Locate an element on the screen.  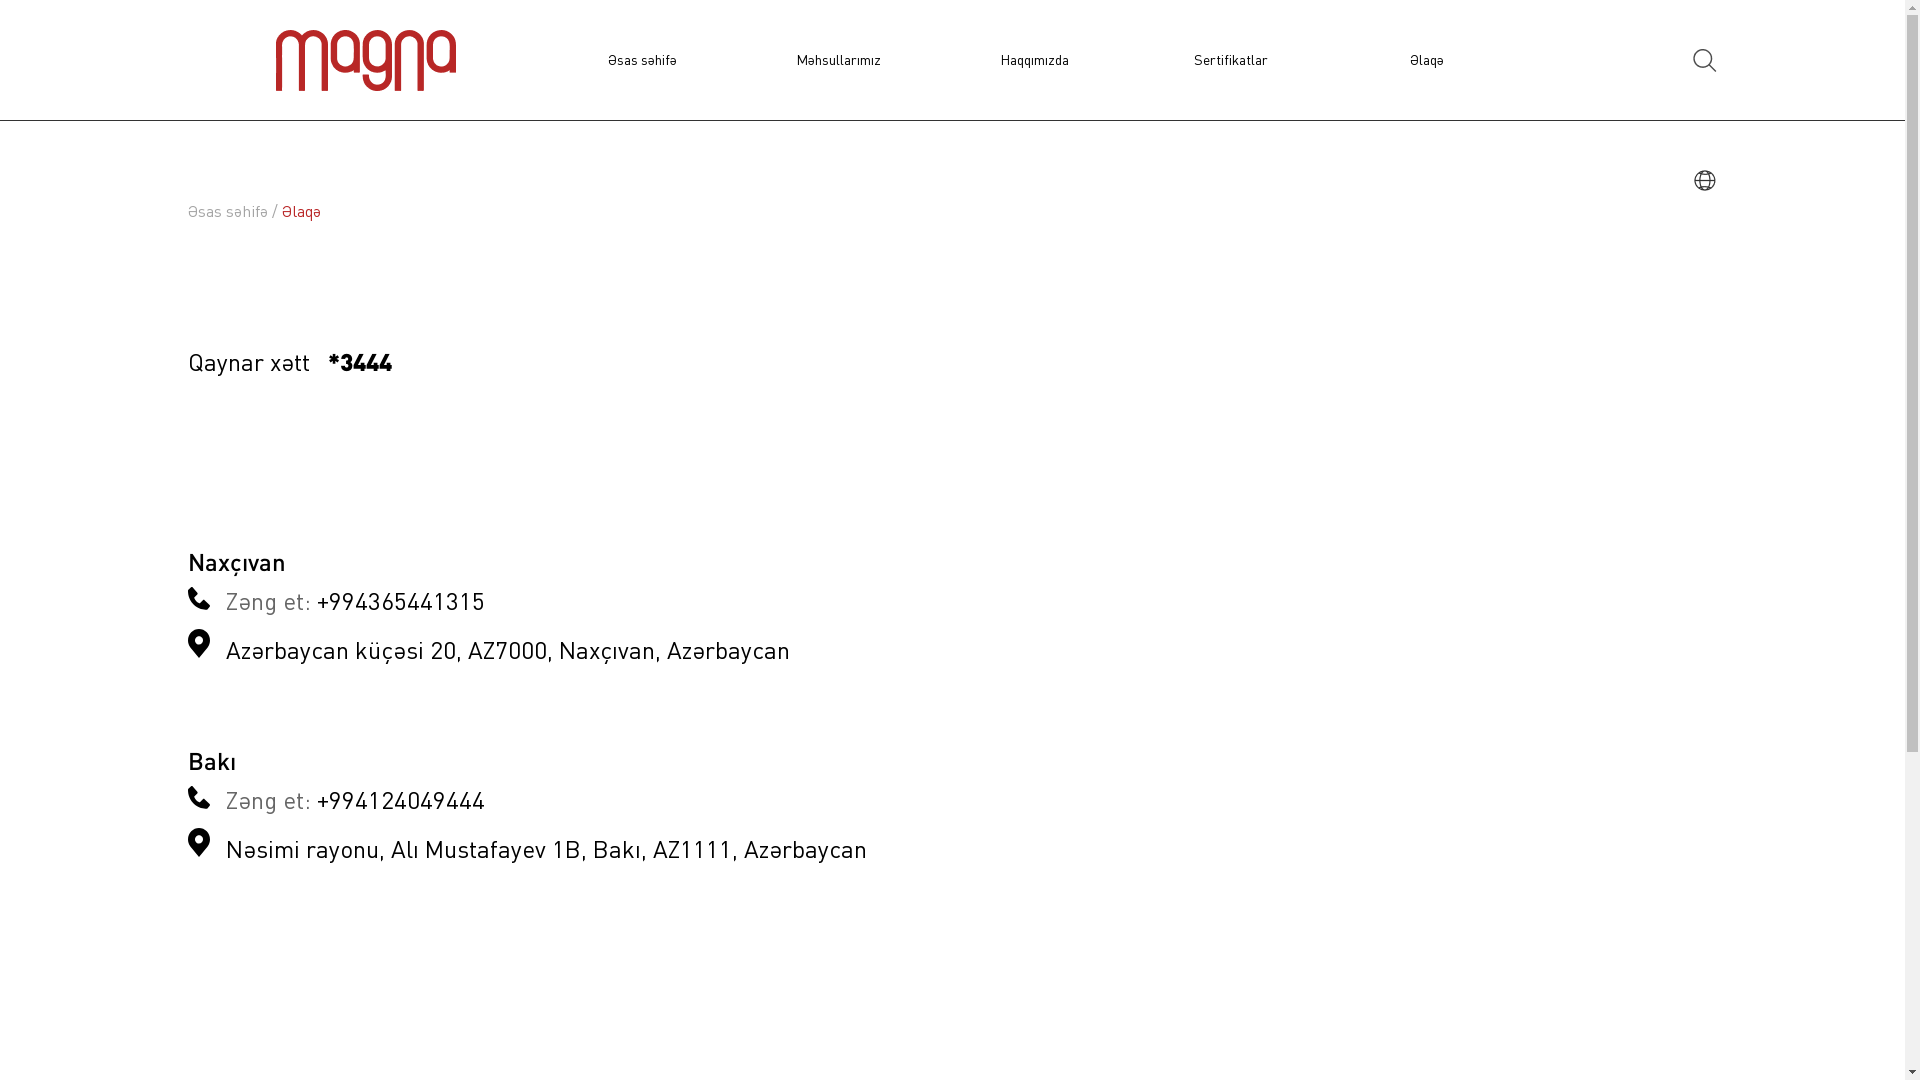
'*3444' is located at coordinates (360, 365).